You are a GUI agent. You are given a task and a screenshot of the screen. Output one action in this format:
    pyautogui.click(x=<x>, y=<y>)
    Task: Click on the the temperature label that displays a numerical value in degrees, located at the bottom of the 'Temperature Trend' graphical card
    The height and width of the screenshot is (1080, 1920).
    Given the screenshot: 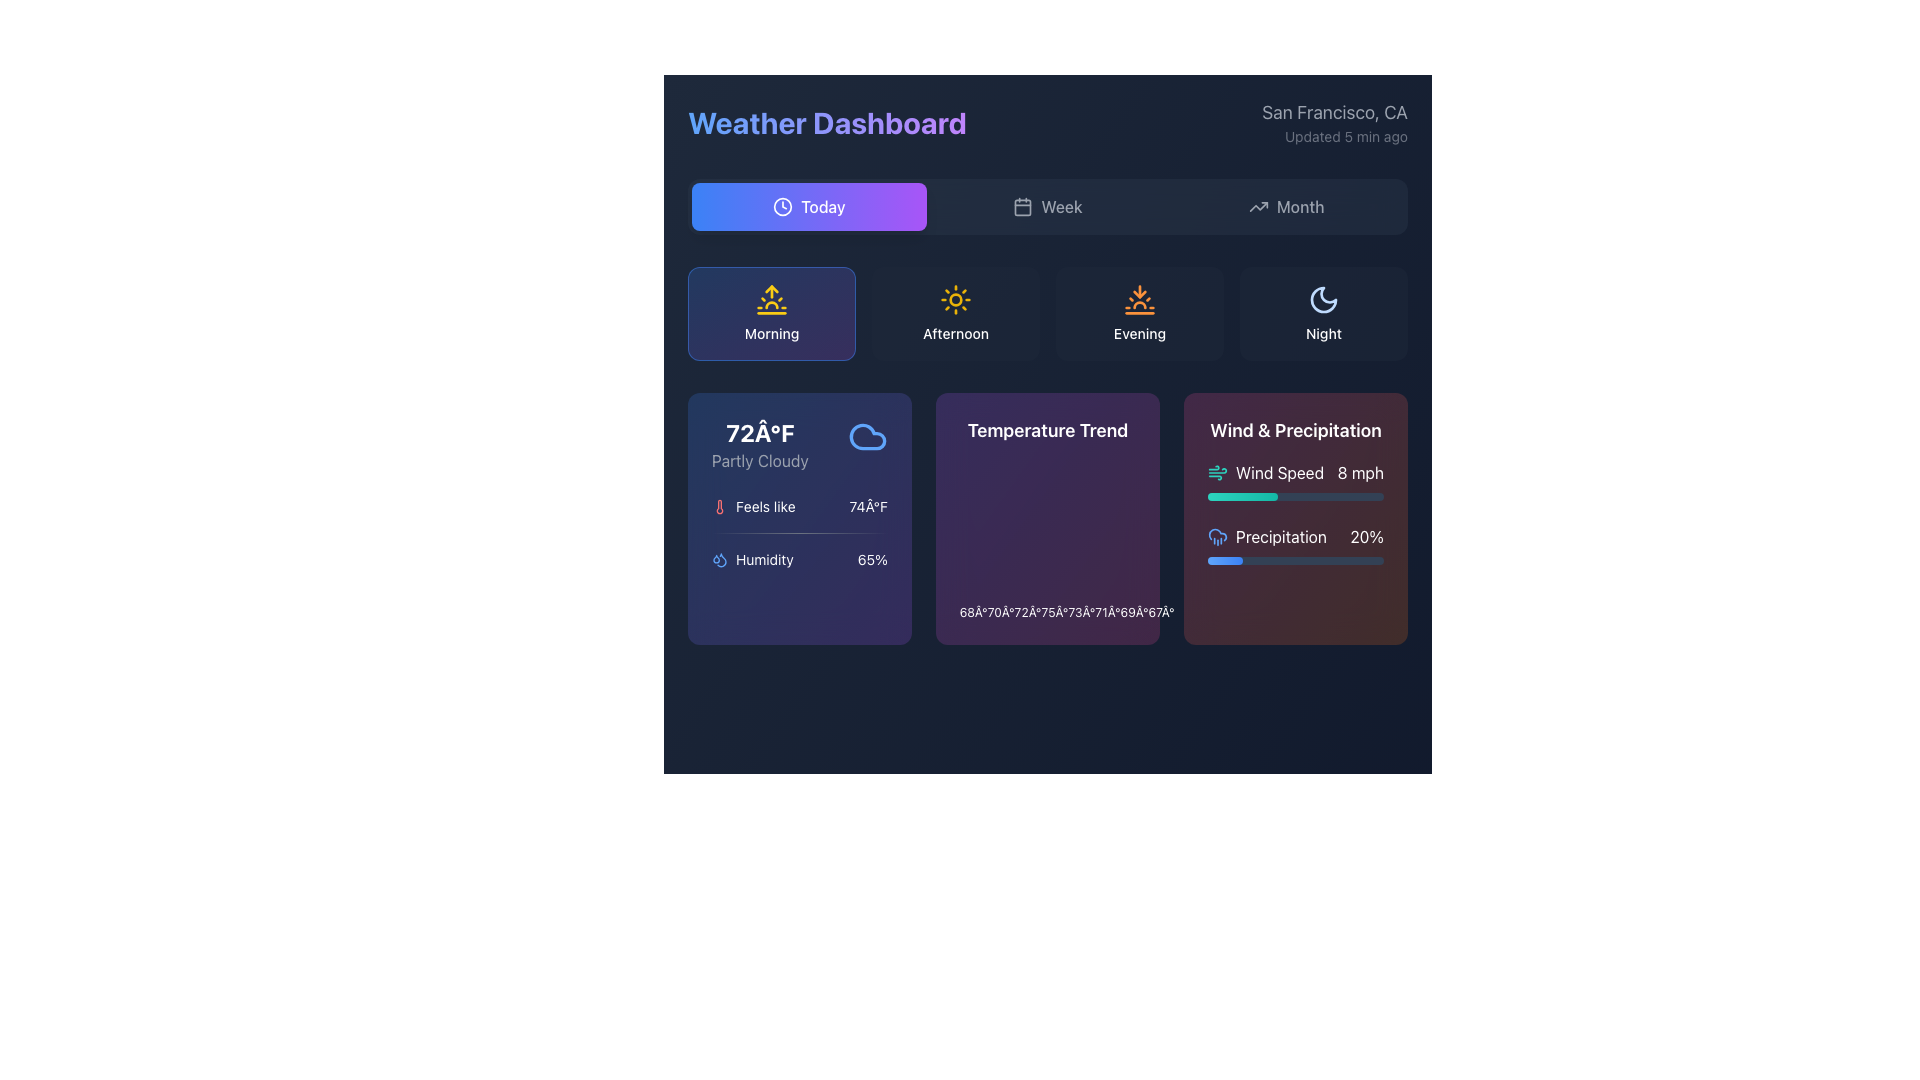 What is the action you would take?
    pyautogui.click(x=1134, y=612)
    